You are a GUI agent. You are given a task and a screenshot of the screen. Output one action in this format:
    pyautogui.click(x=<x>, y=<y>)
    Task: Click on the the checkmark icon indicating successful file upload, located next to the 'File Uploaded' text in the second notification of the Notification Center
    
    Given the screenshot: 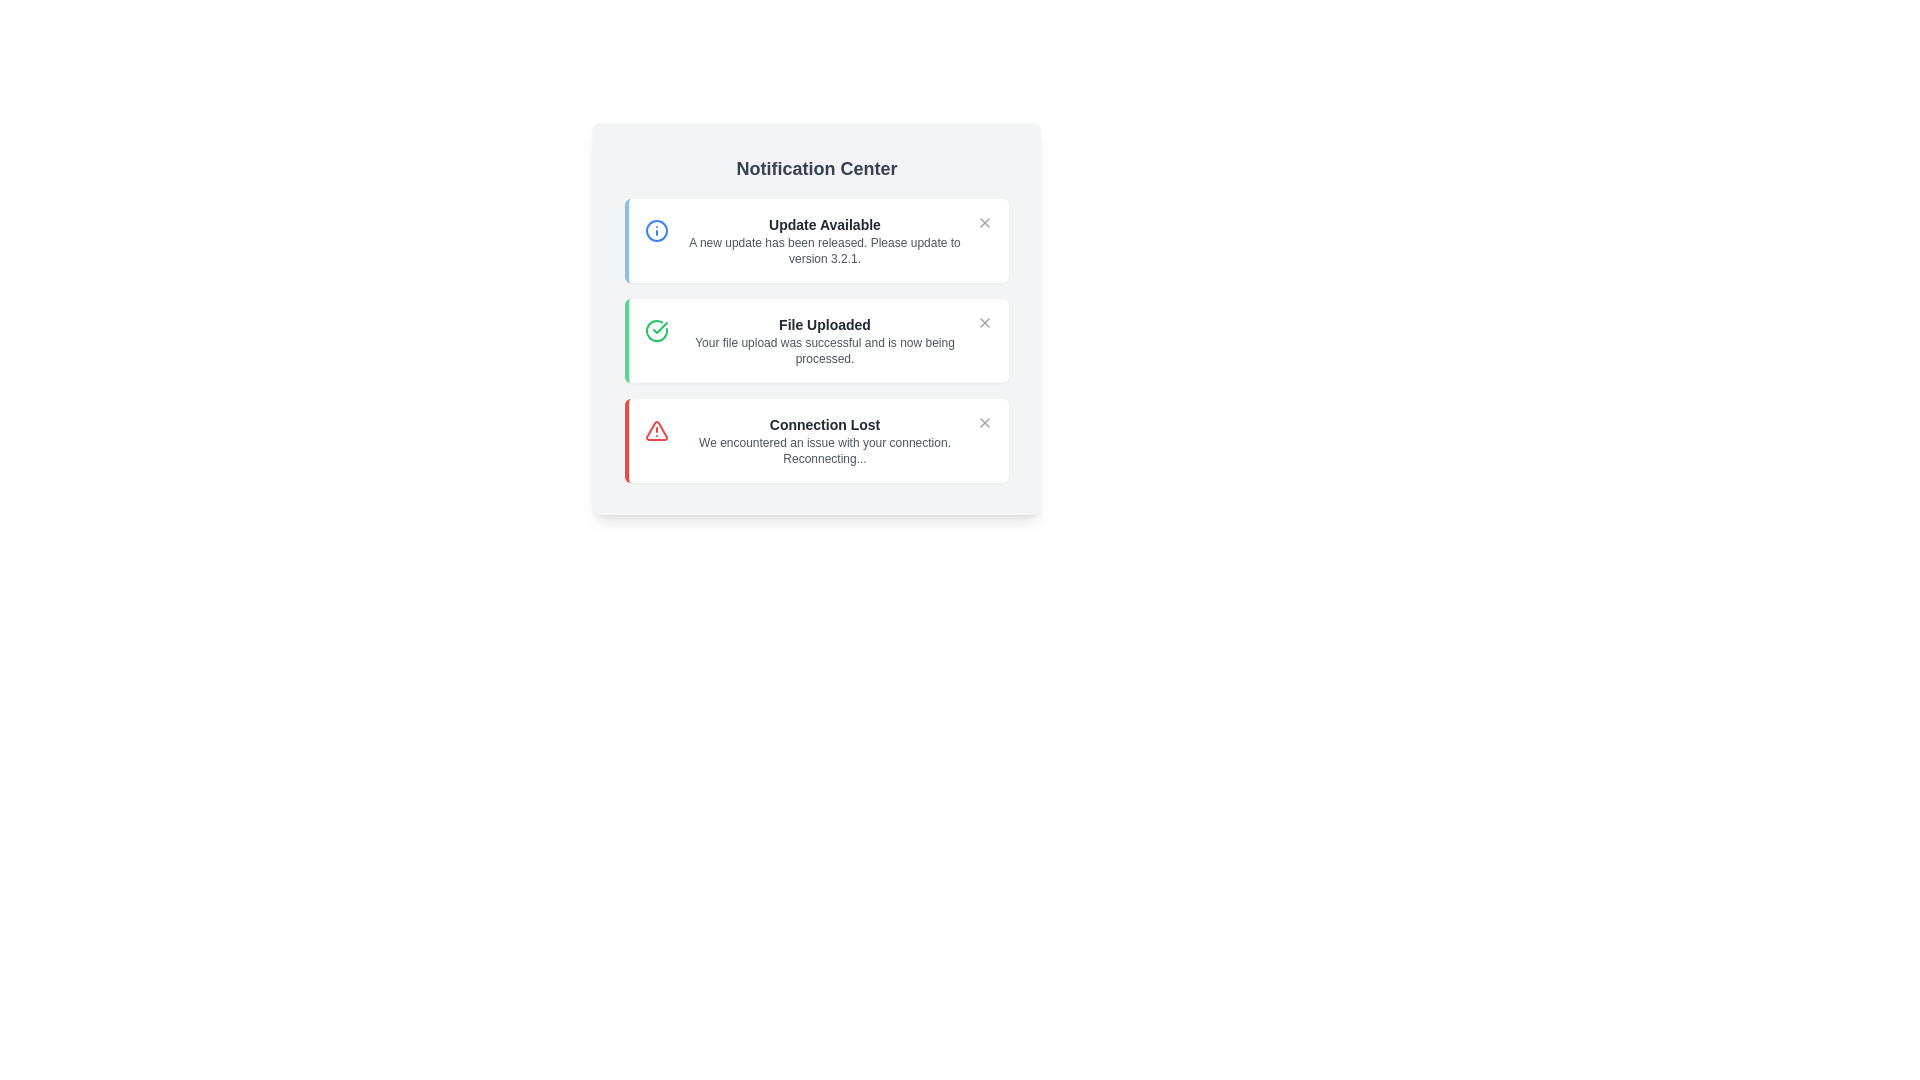 What is the action you would take?
    pyautogui.click(x=660, y=326)
    